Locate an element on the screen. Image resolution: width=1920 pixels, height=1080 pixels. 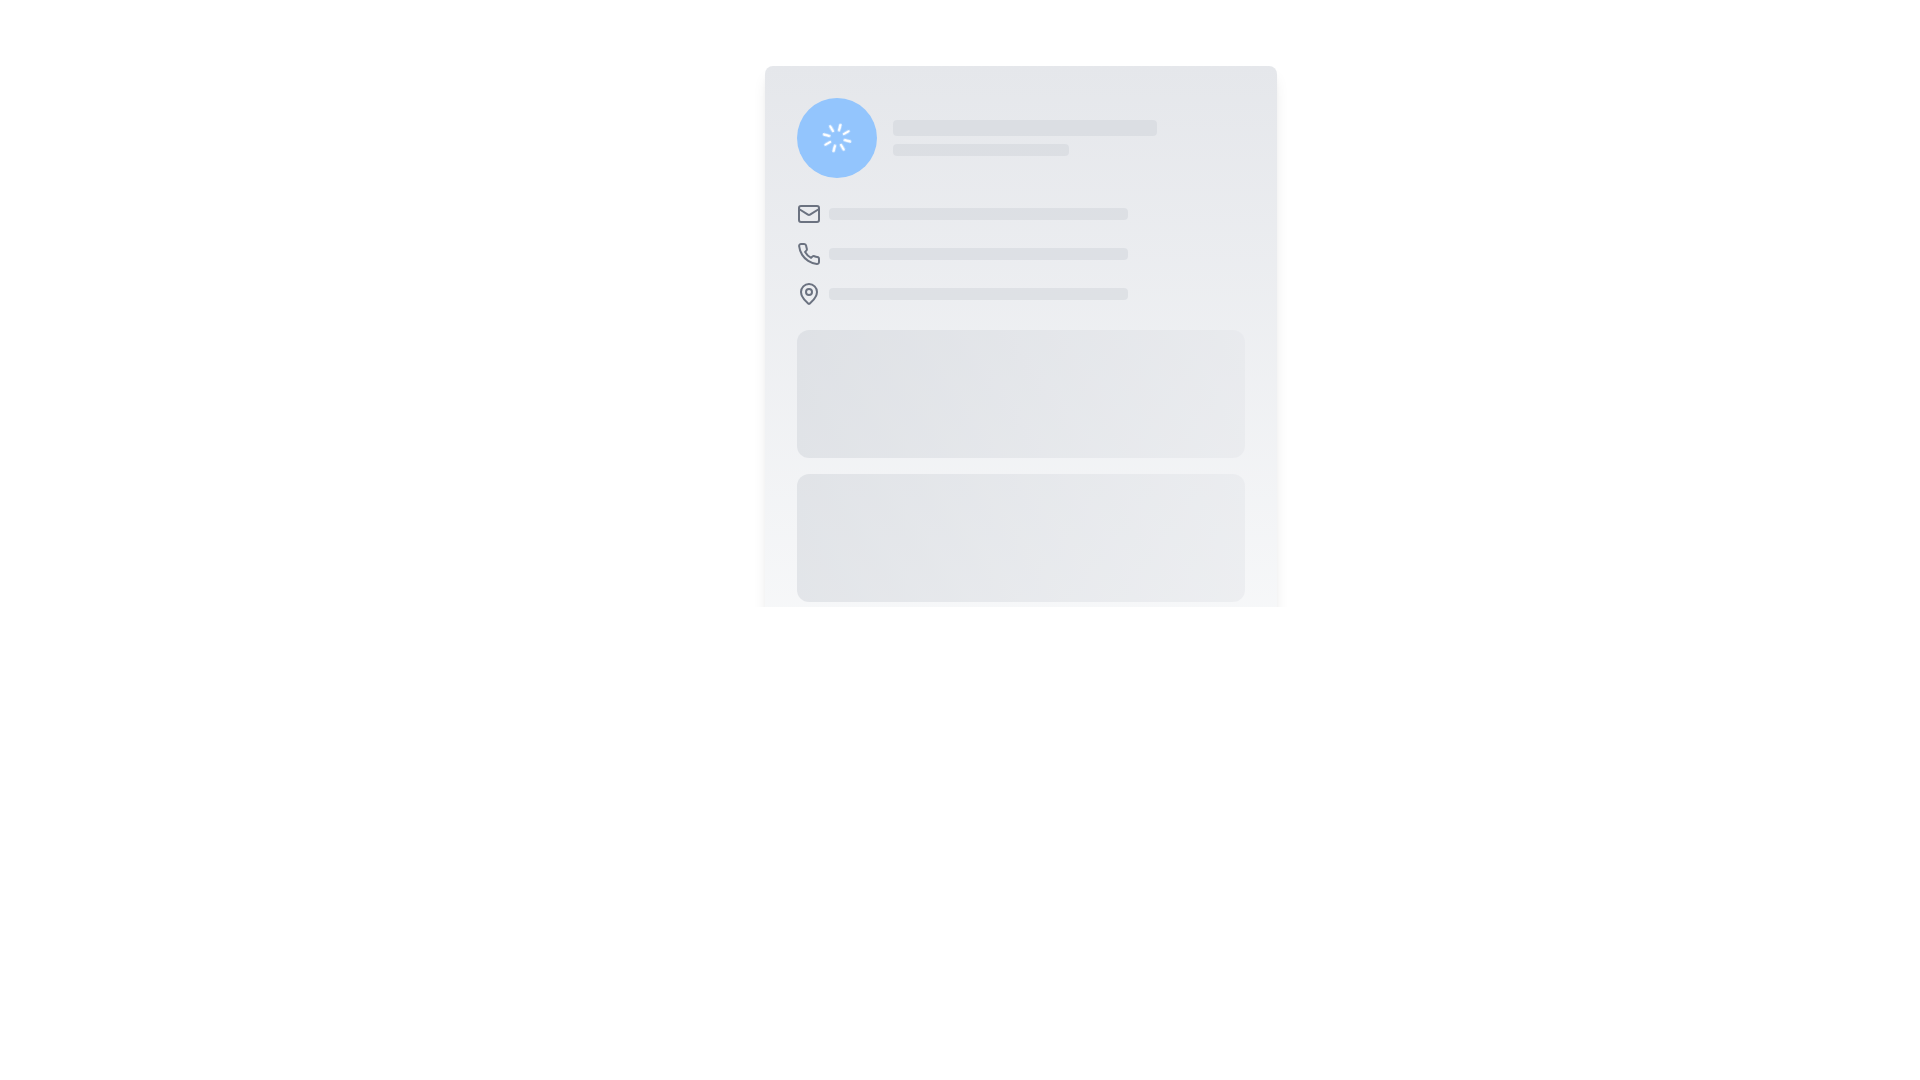
the gray phone icon in a vertical list of icons, indicating a deactivated state is located at coordinates (808, 252).